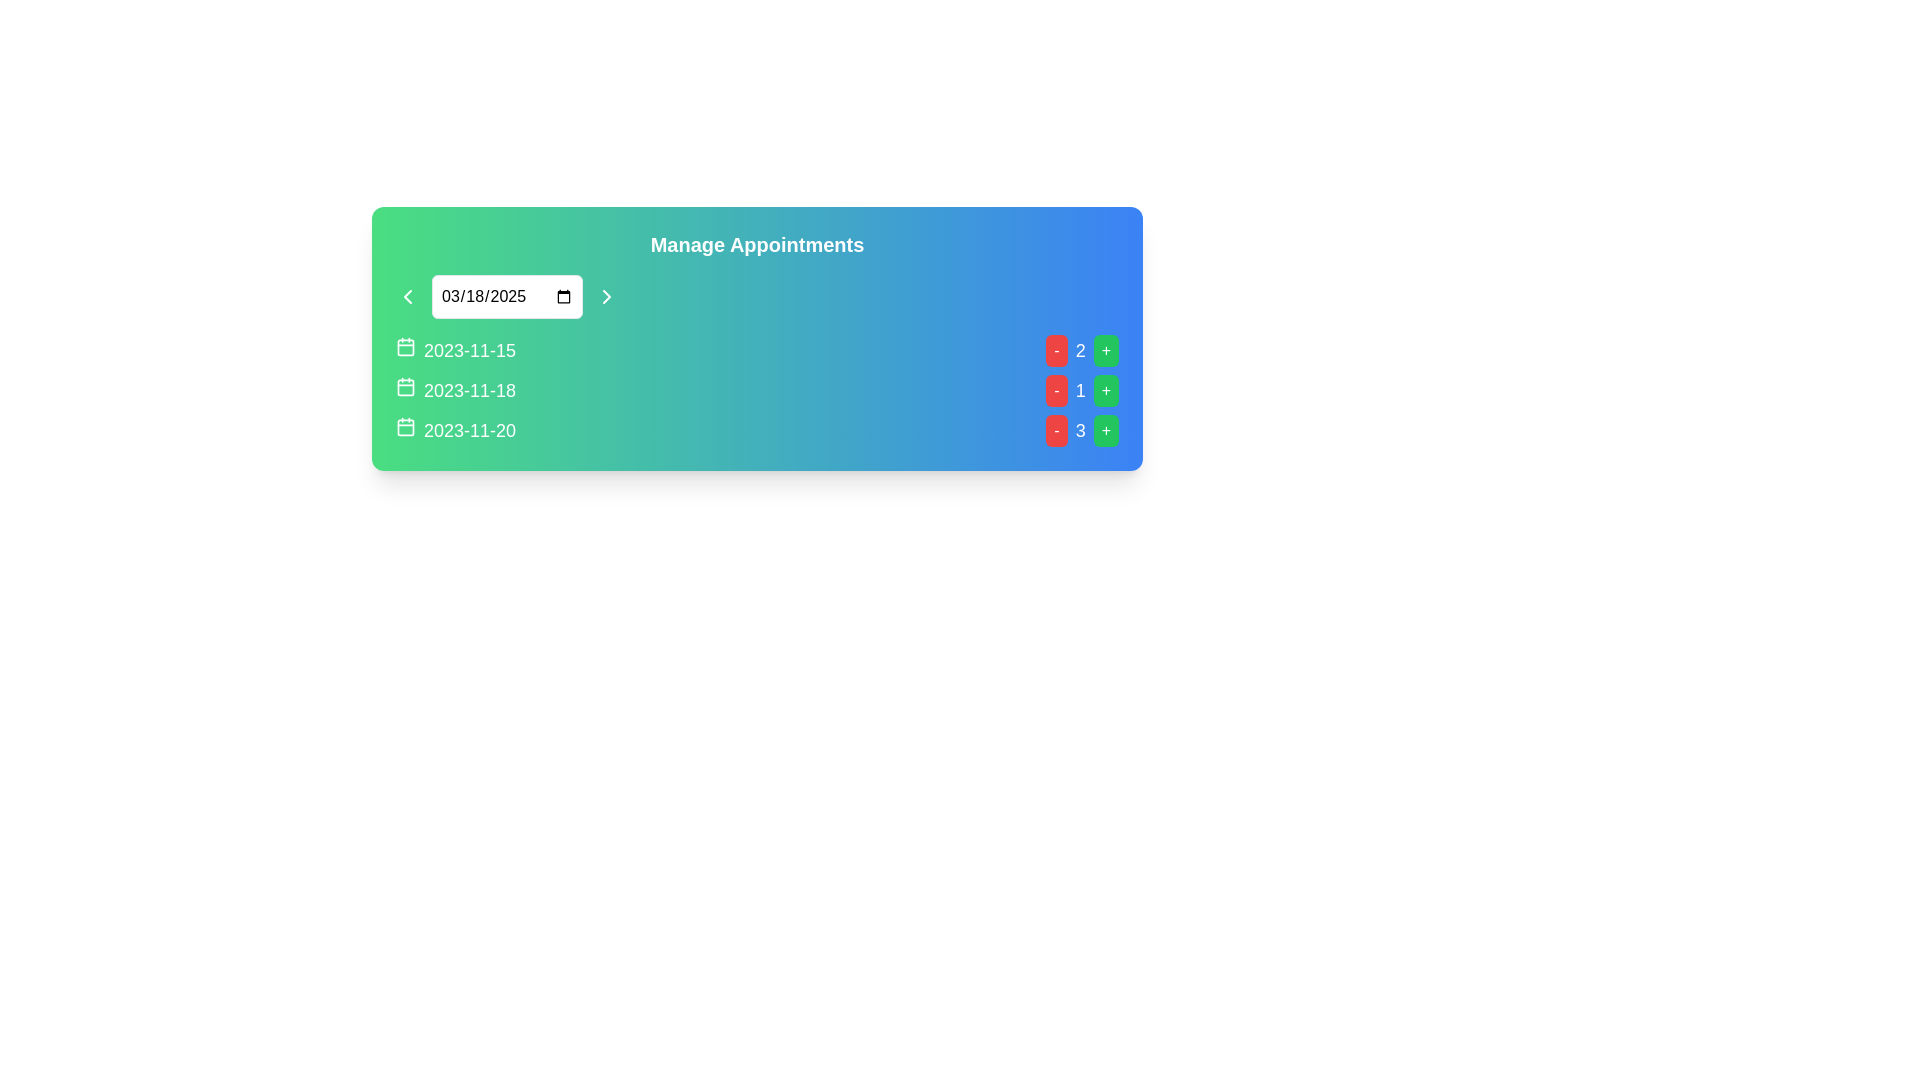 The width and height of the screenshot is (1920, 1080). Describe the element at coordinates (469, 390) in the screenshot. I see `the second date entry, which represents the date '2023-11-18' in the list of selectable dates within the scheduling interface` at that location.